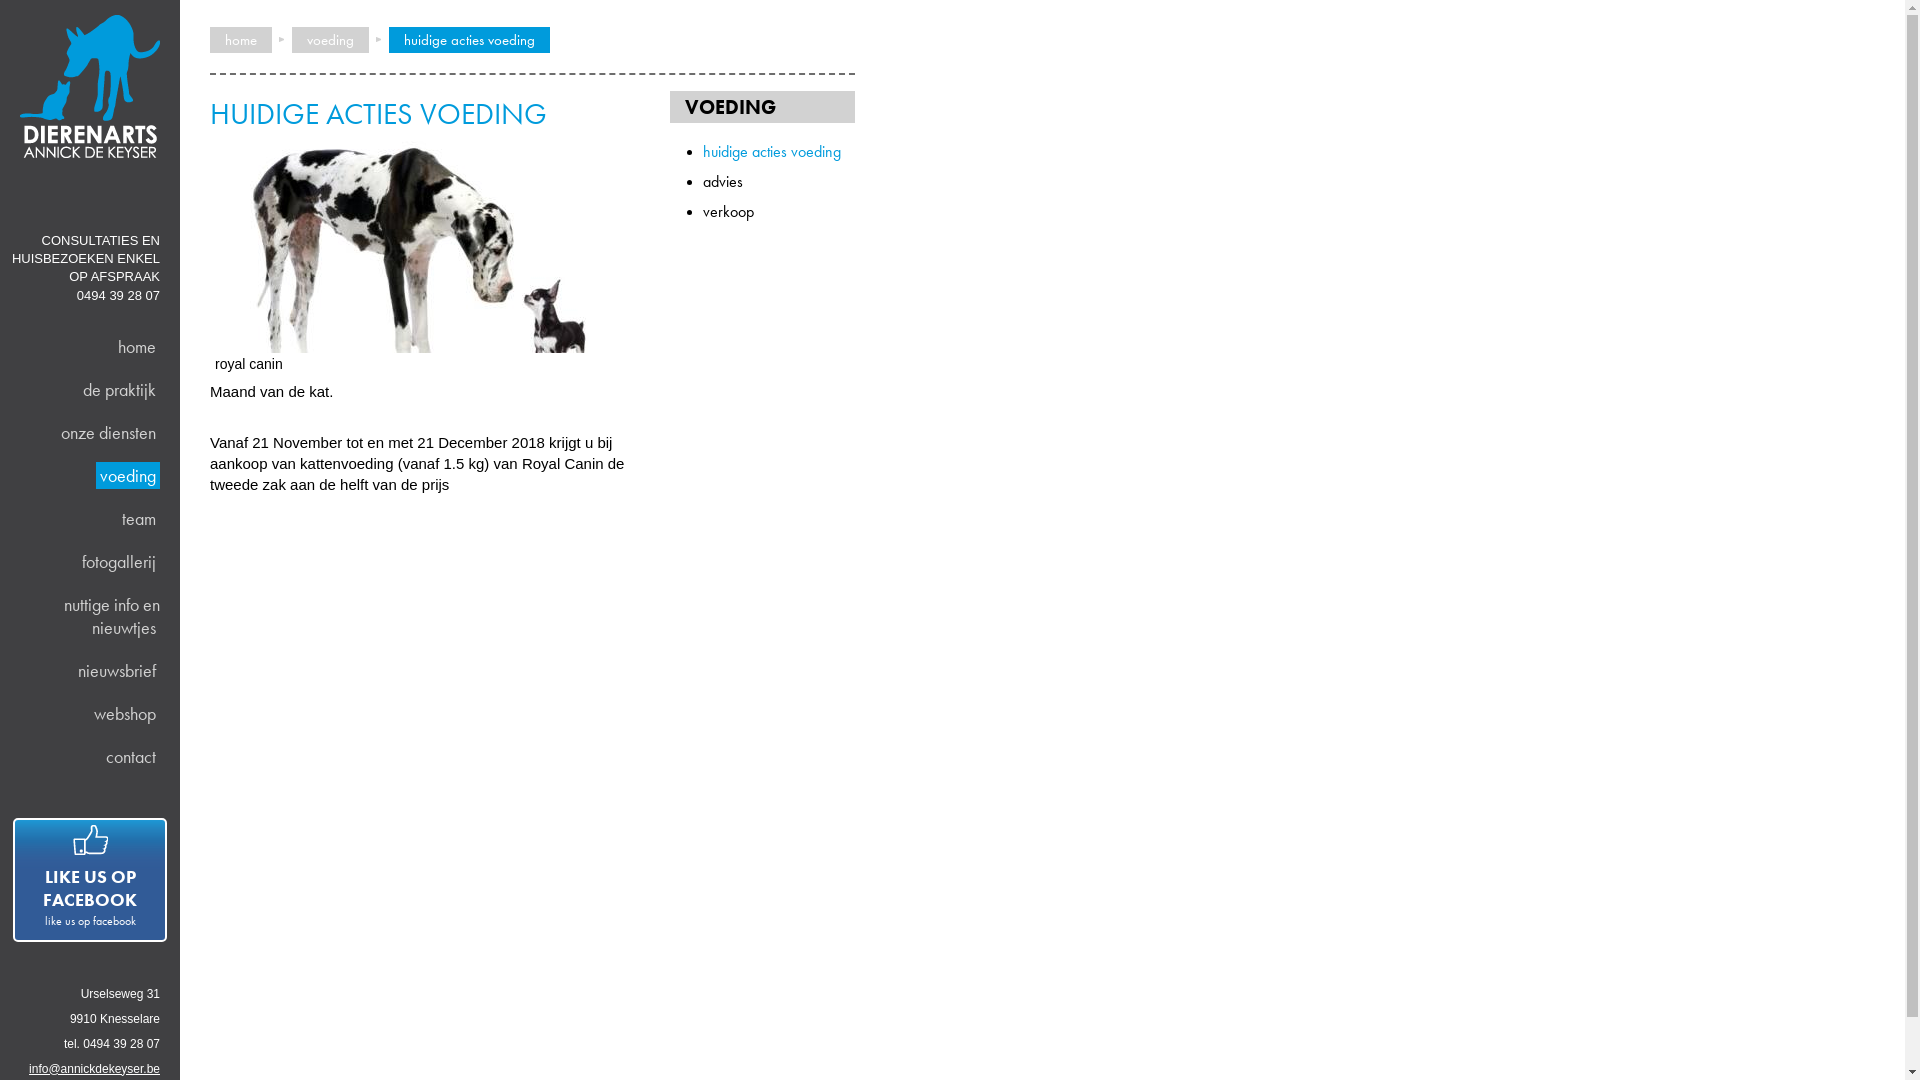 This screenshot has width=1920, height=1080. I want to click on 'nuttige info en nieuwtjes', so click(109, 615).